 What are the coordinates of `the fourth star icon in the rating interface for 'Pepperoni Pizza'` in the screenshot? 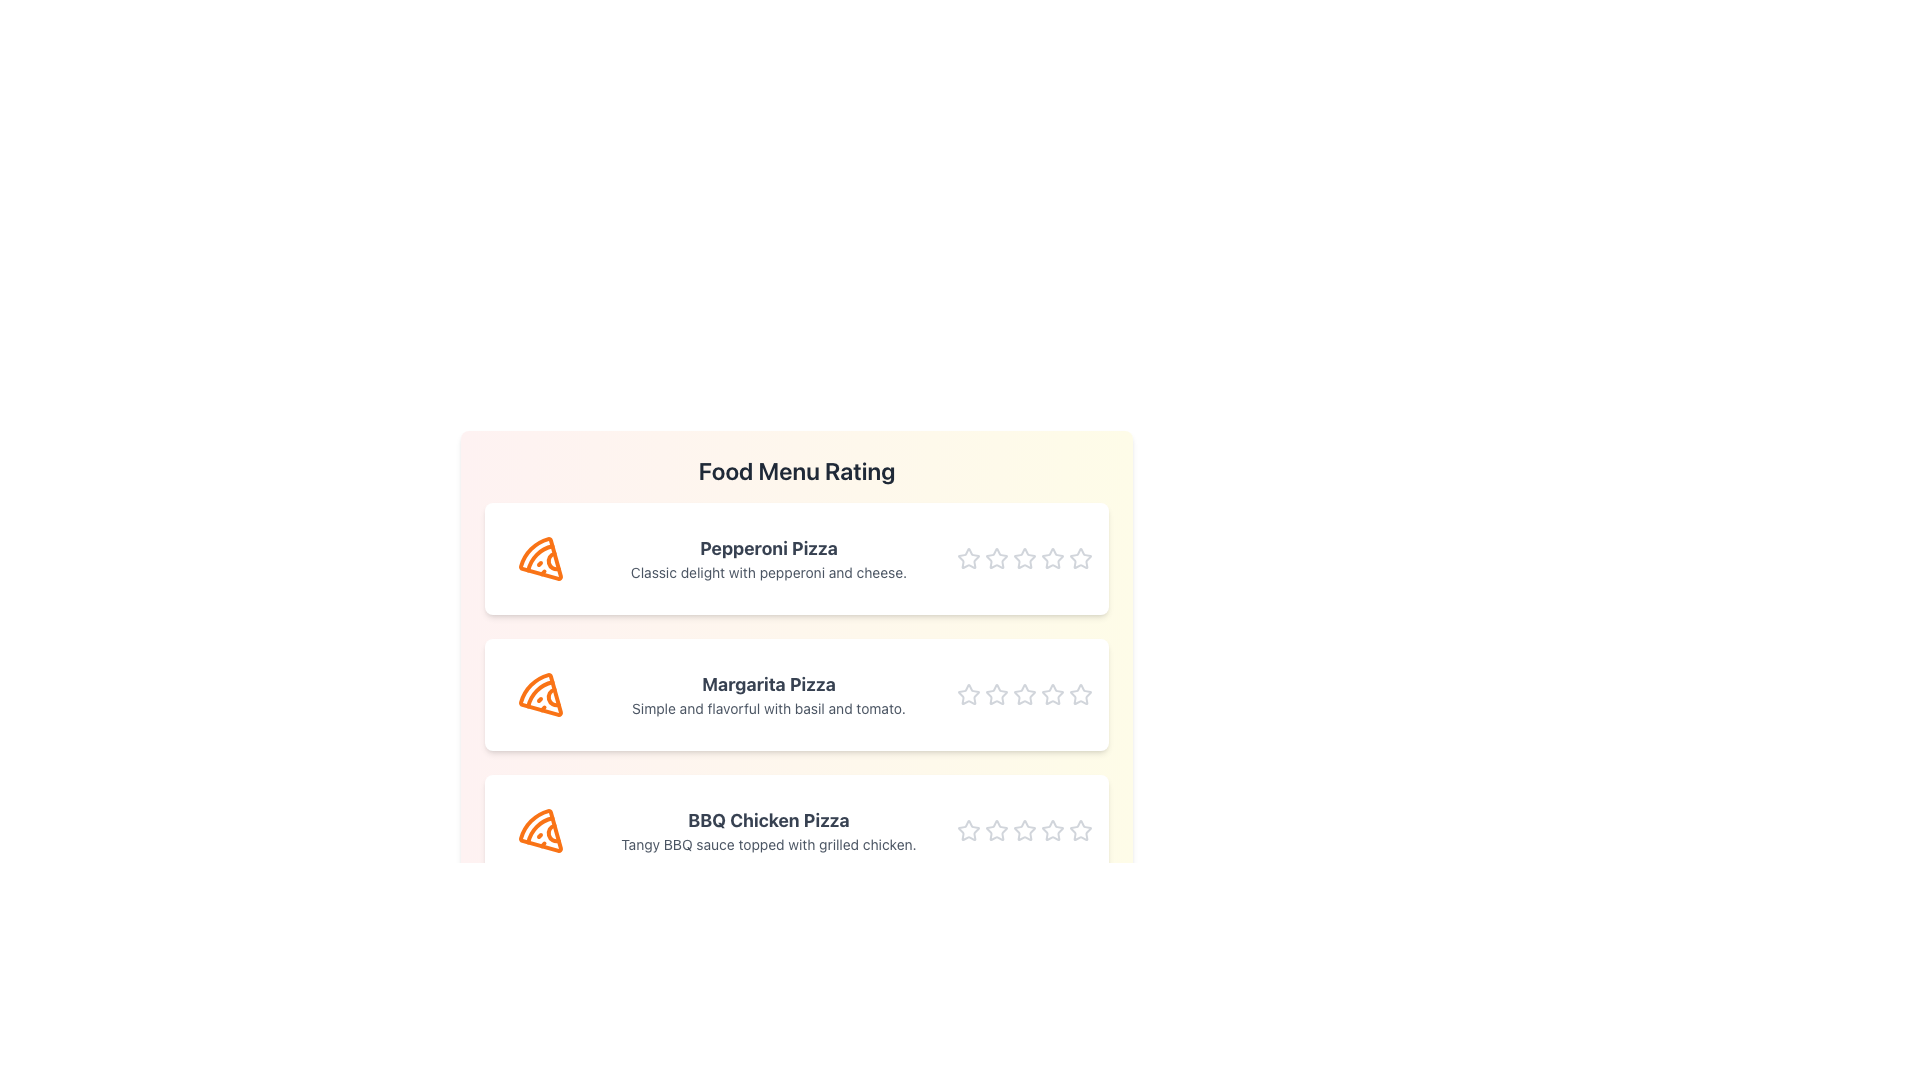 It's located at (1079, 558).